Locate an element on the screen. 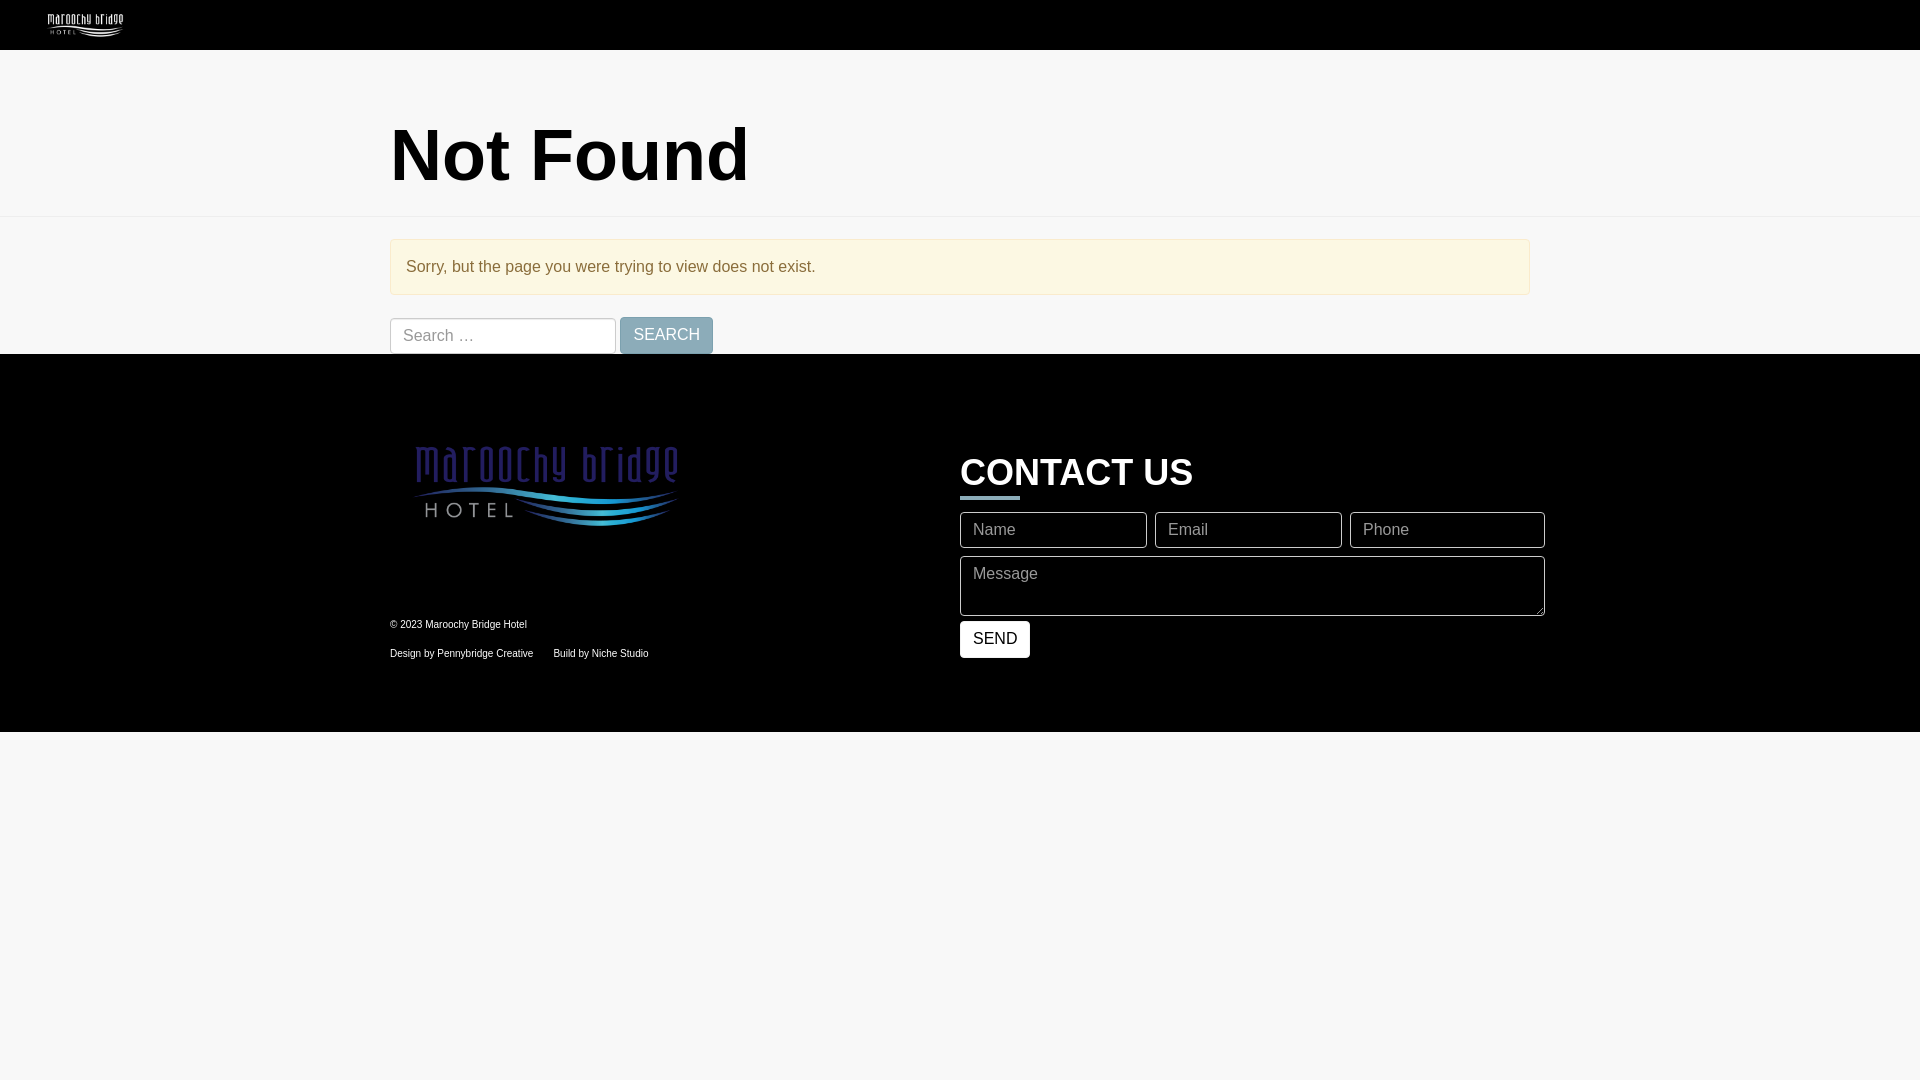 The image size is (1920, 1080). 'Send' is located at coordinates (994, 639).